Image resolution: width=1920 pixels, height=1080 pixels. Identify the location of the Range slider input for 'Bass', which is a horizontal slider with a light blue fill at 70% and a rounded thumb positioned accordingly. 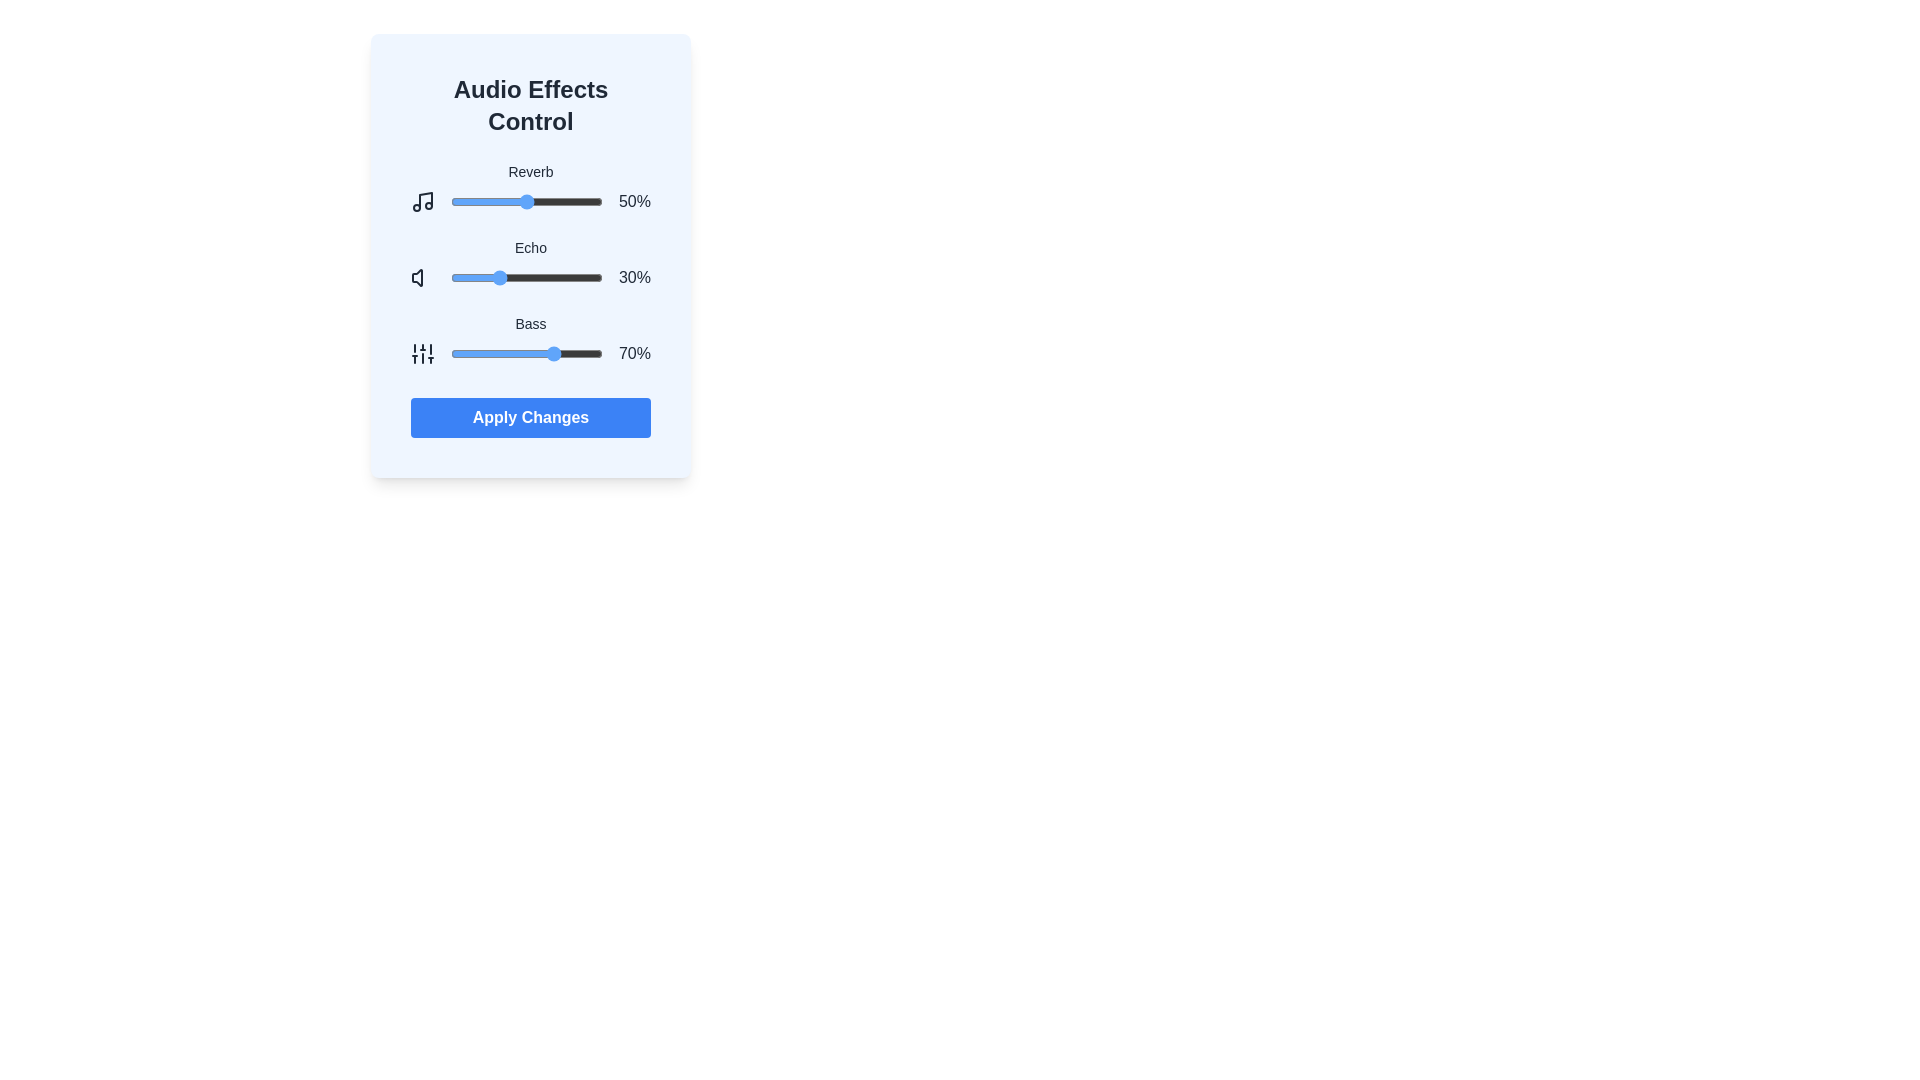
(527, 353).